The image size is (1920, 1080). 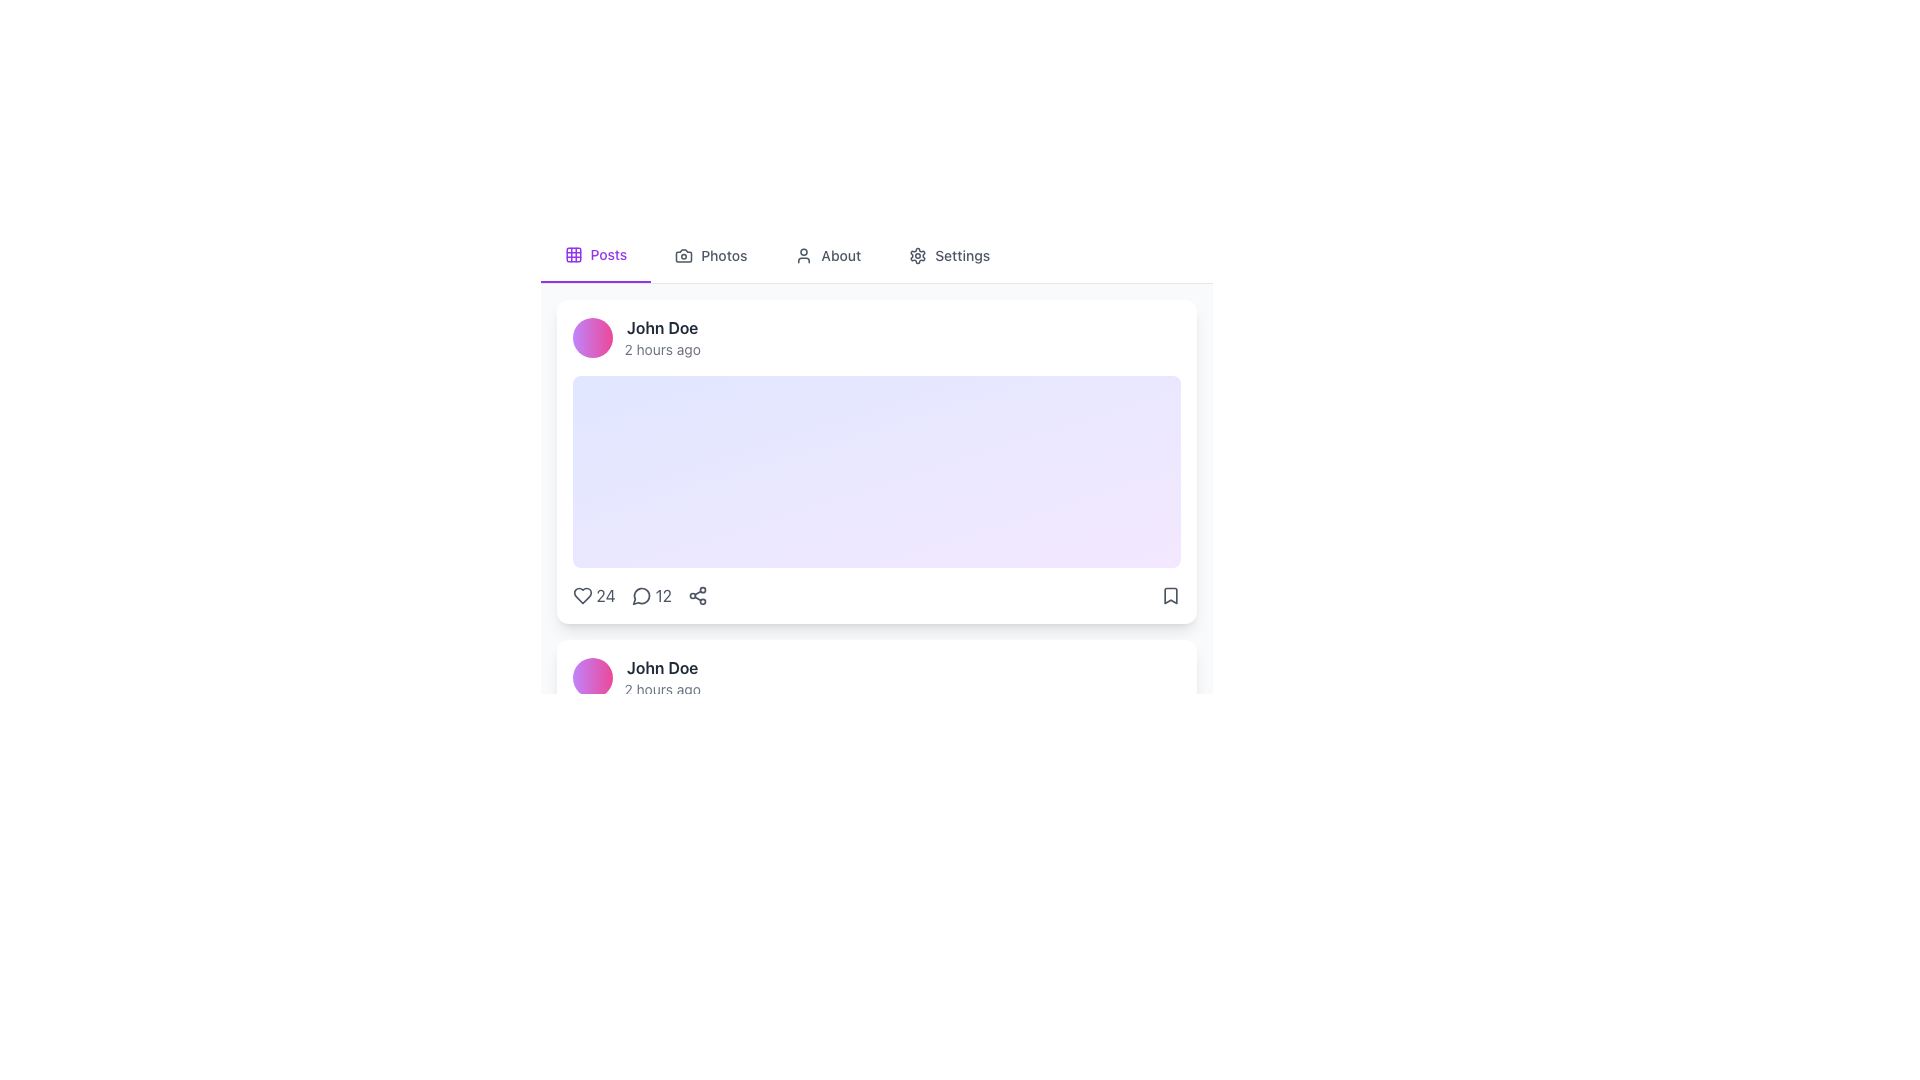 What do you see at coordinates (640, 595) in the screenshot?
I see `the comment count icon located in the middle of the horizontal row at the bottom of the post` at bounding box center [640, 595].